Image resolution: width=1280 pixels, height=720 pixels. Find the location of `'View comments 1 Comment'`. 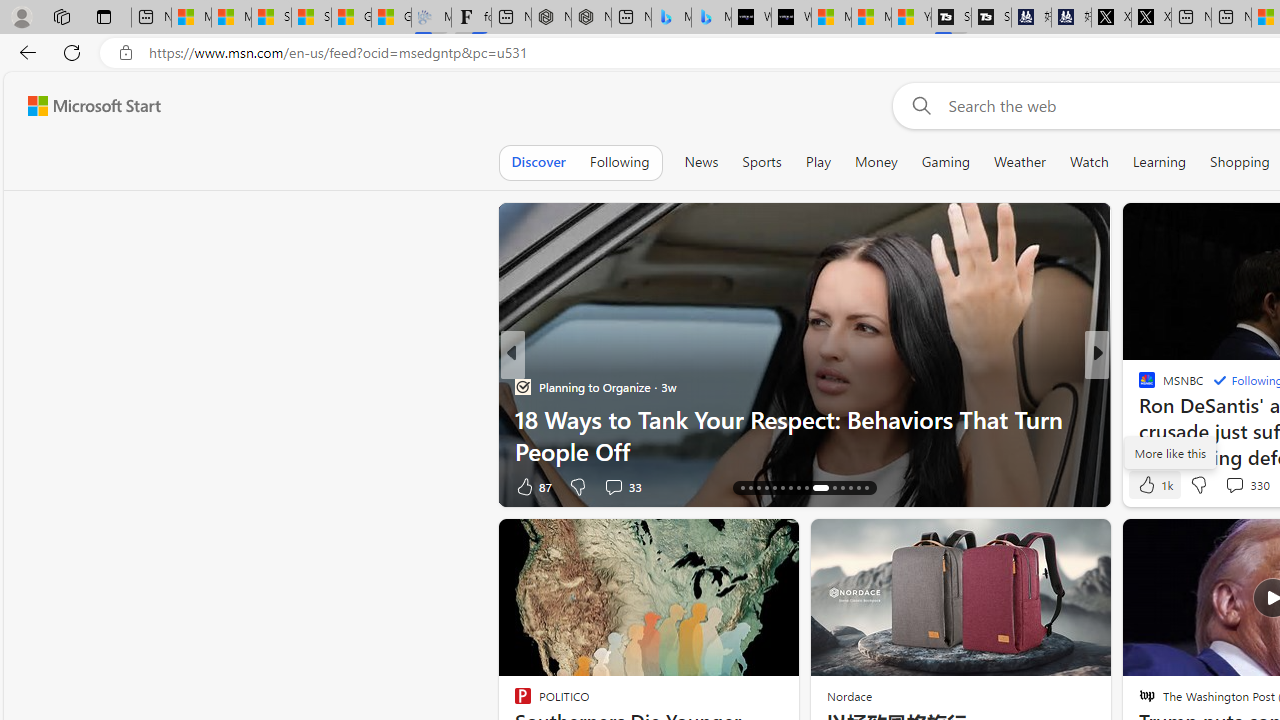

'View comments 1 Comment' is located at coordinates (1234, 486).